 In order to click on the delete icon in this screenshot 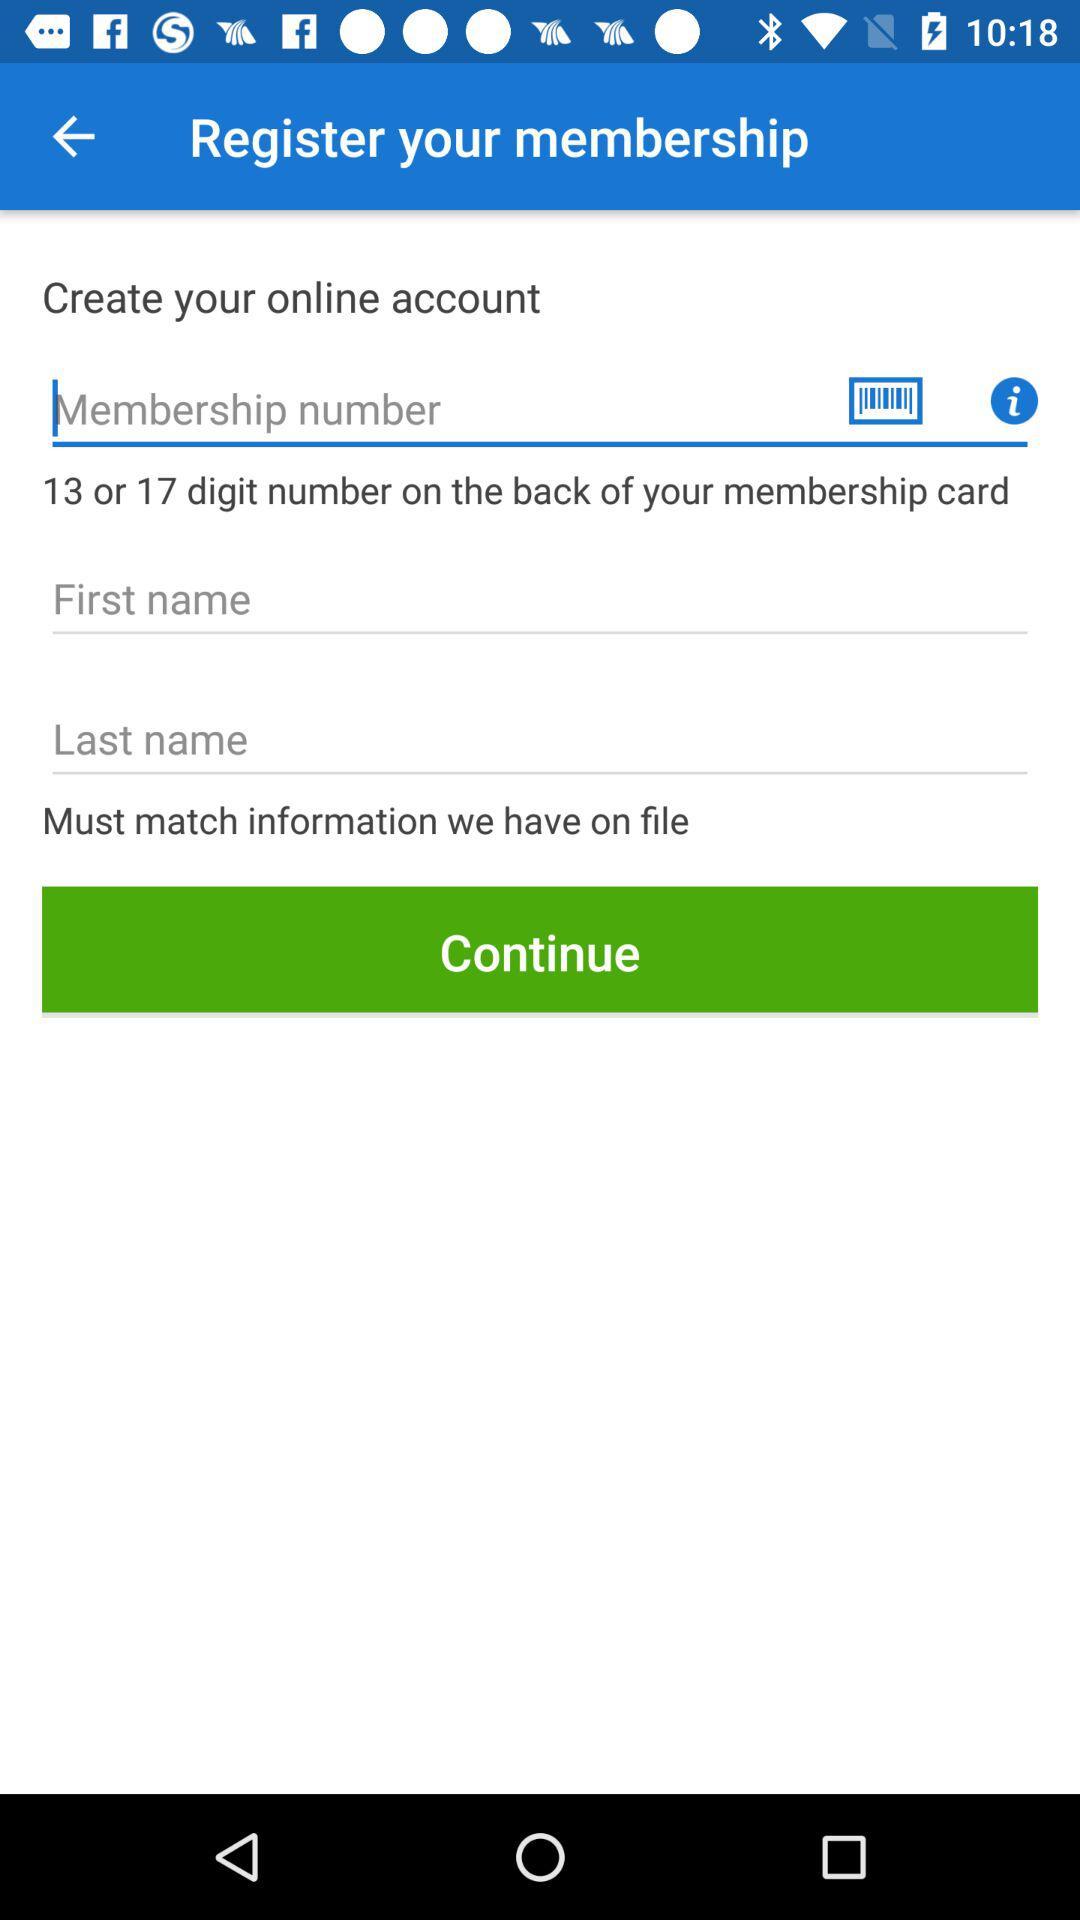, I will do `click(884, 400)`.